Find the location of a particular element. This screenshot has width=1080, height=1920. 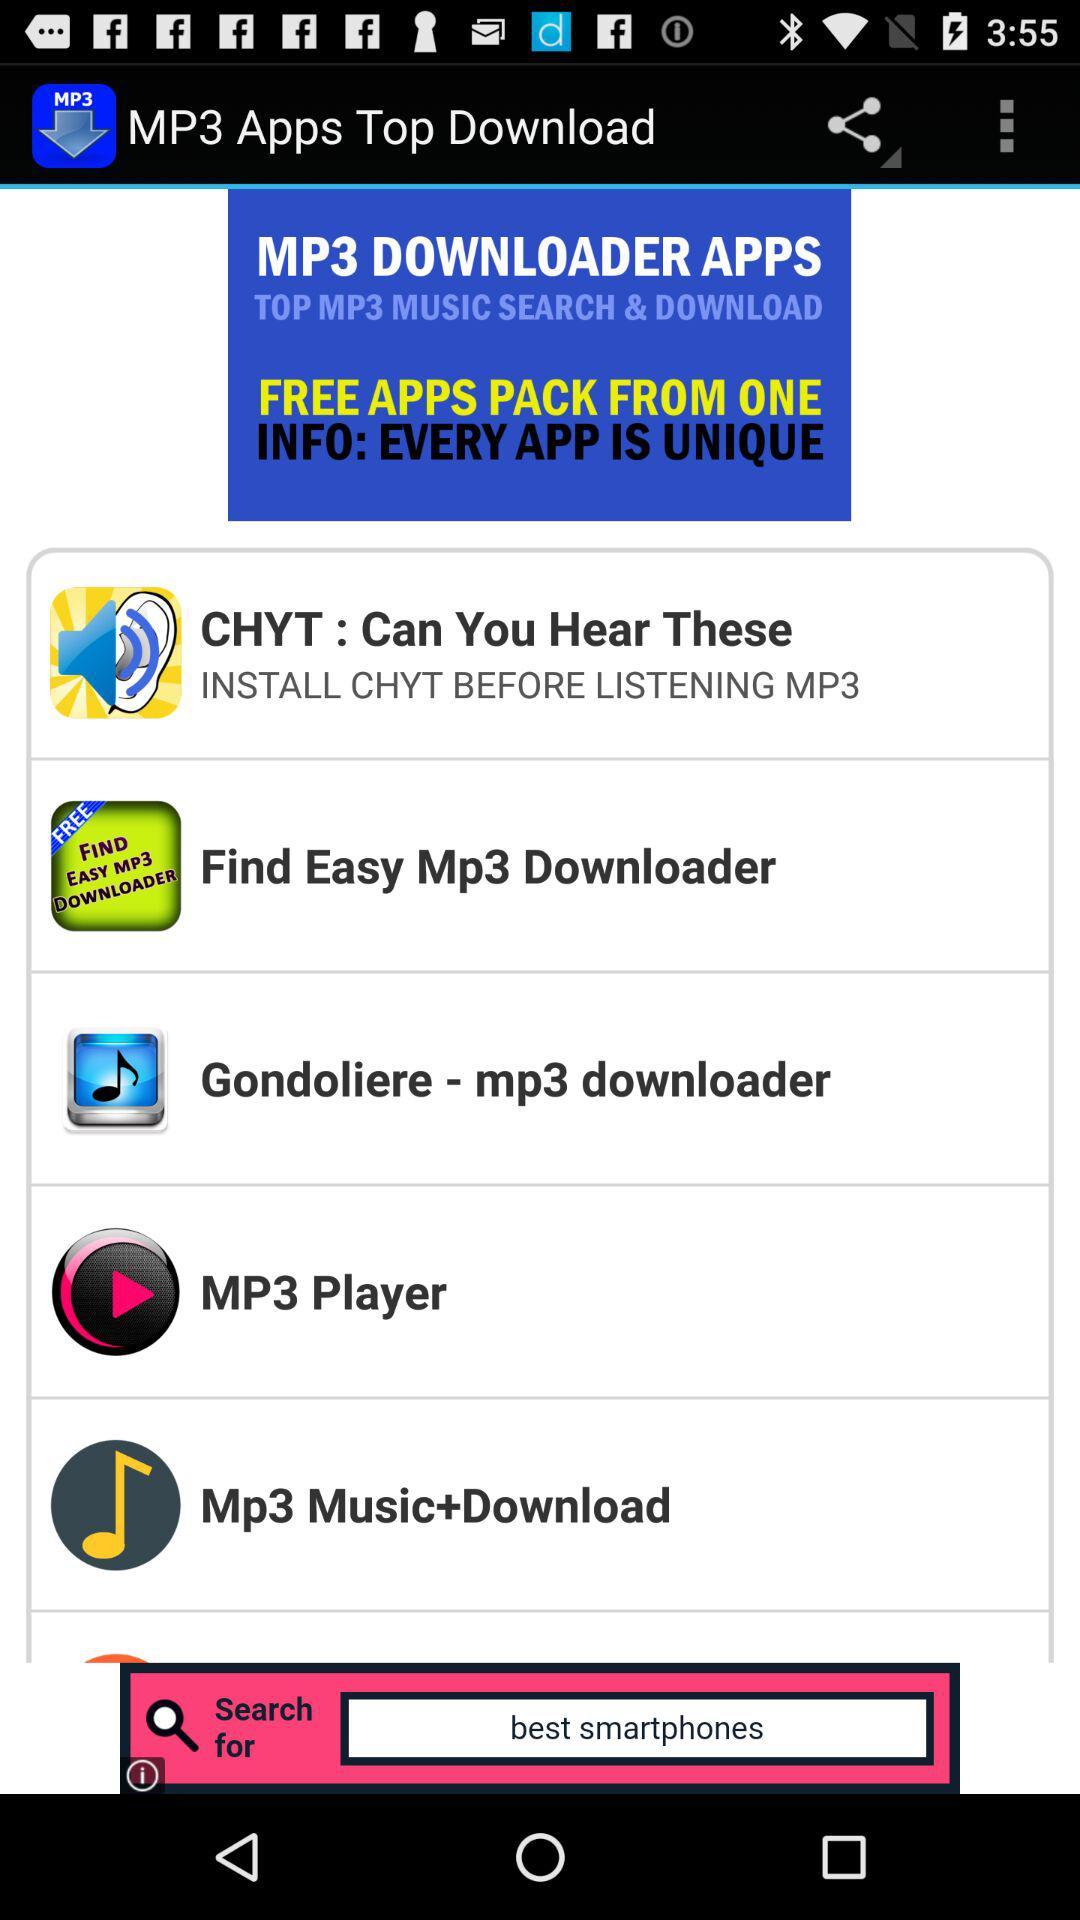

item above gondoliere - mp3 downloader item is located at coordinates (613, 865).